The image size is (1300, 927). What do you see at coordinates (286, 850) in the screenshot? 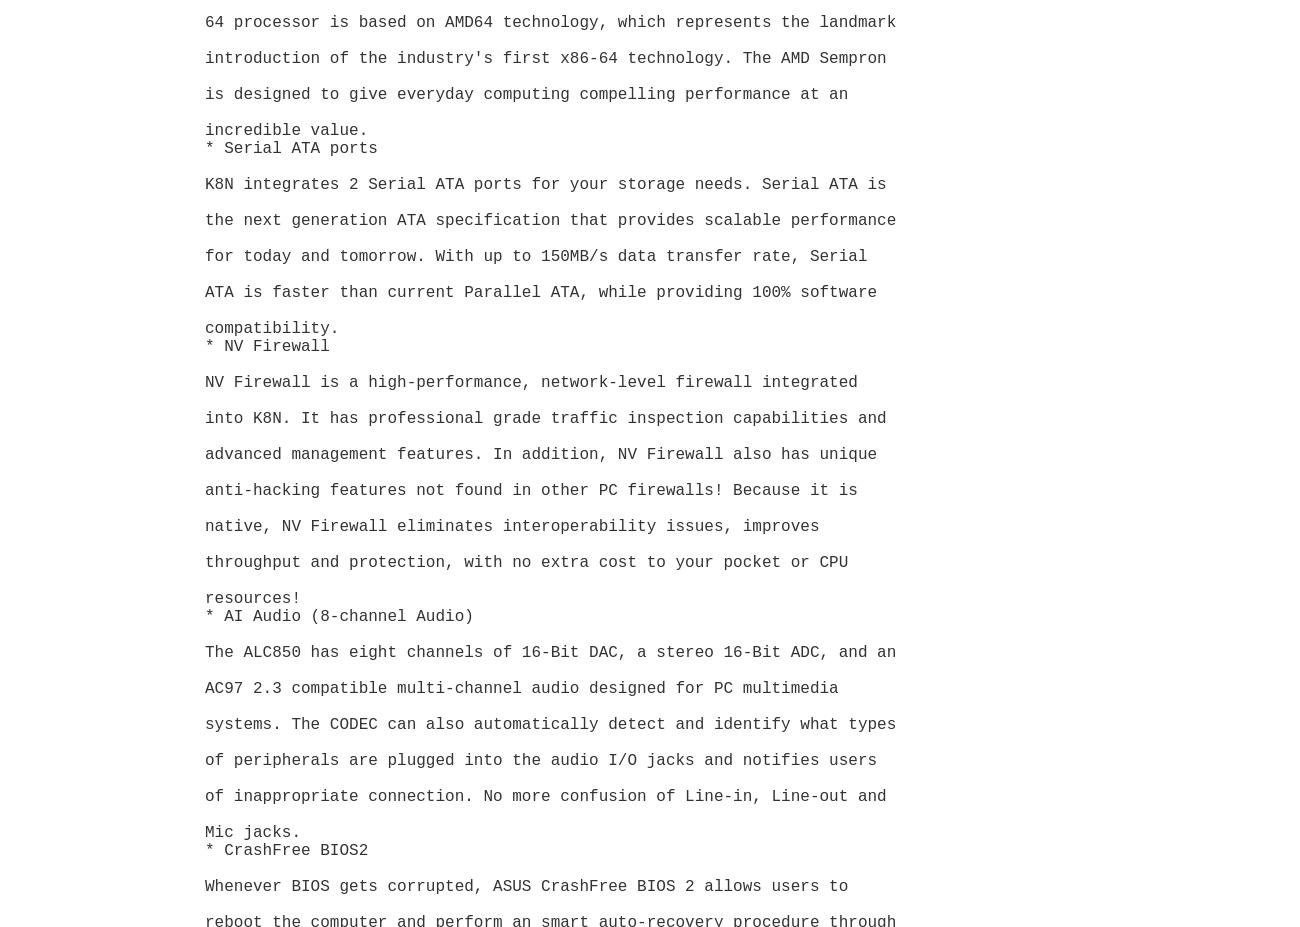
I see `'* CrashFree BIOS2'` at bounding box center [286, 850].